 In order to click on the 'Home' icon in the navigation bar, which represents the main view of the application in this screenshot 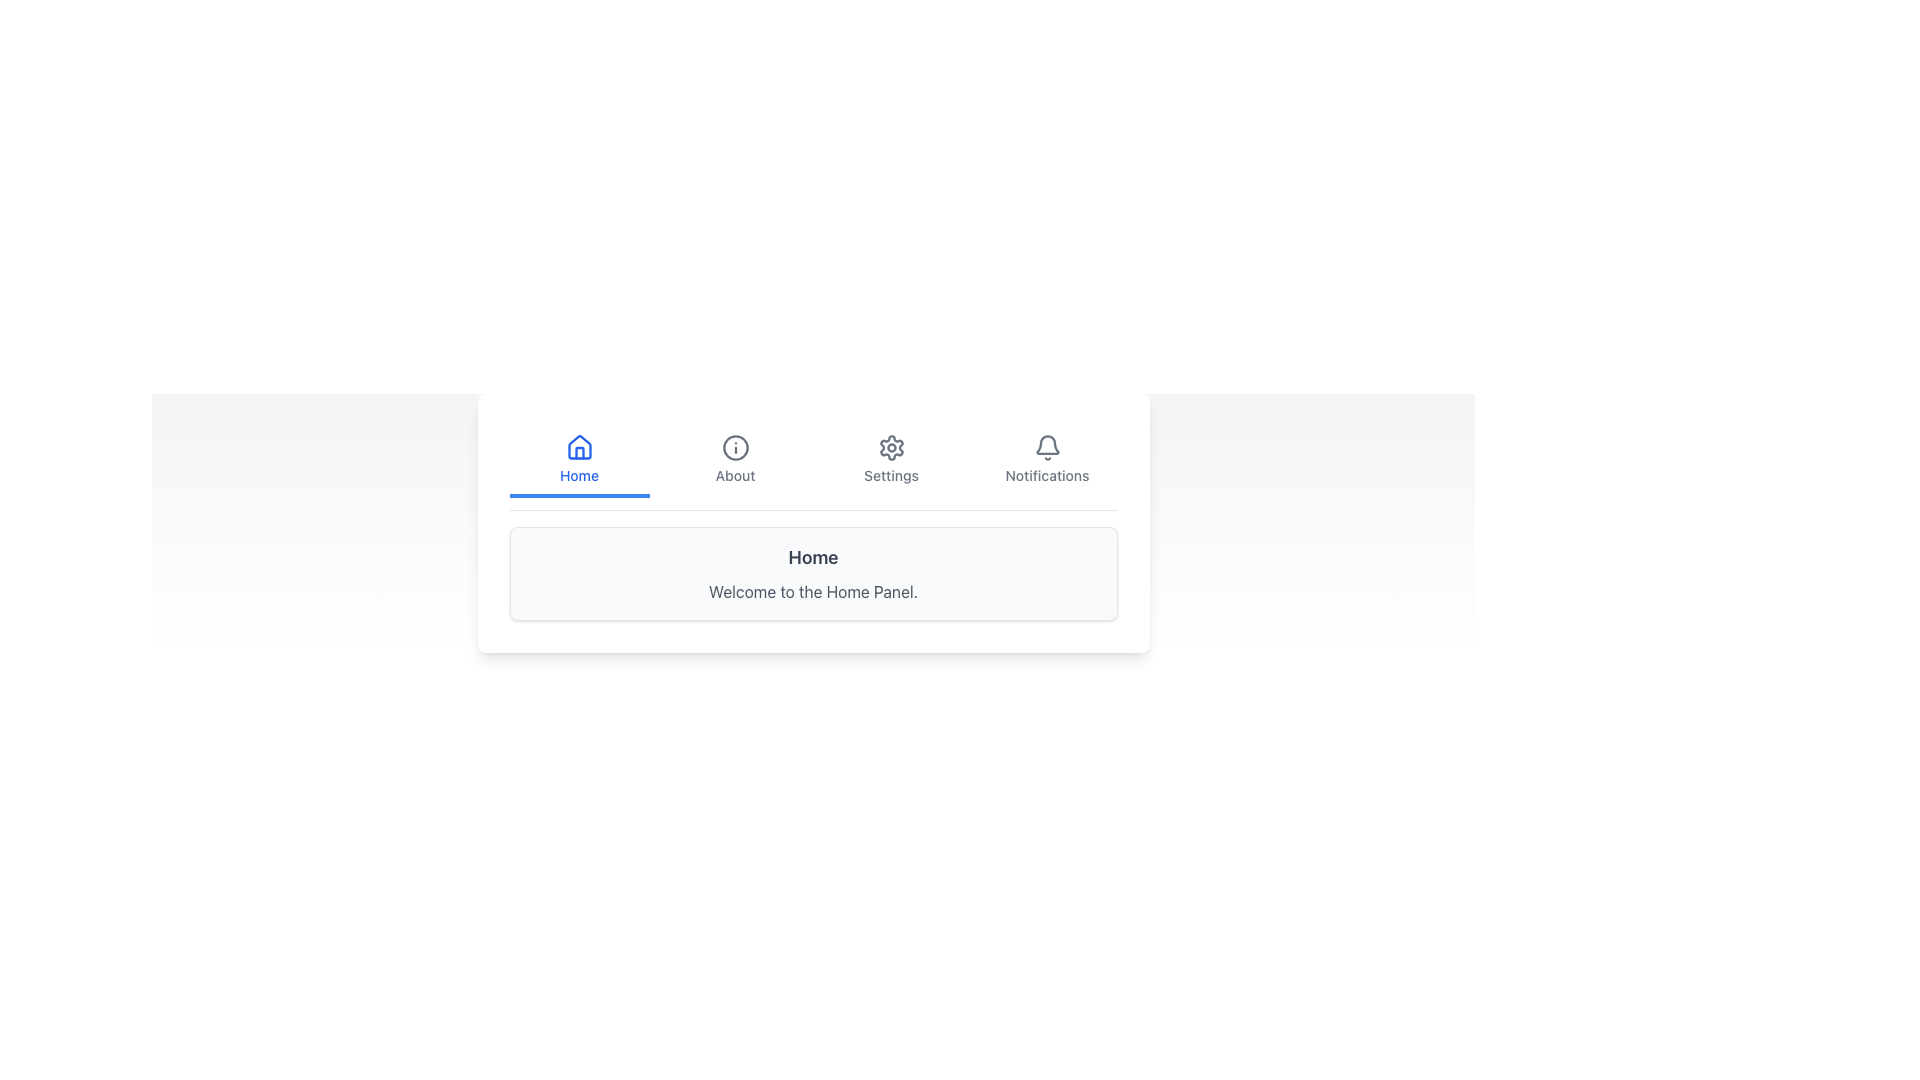, I will do `click(578, 446)`.